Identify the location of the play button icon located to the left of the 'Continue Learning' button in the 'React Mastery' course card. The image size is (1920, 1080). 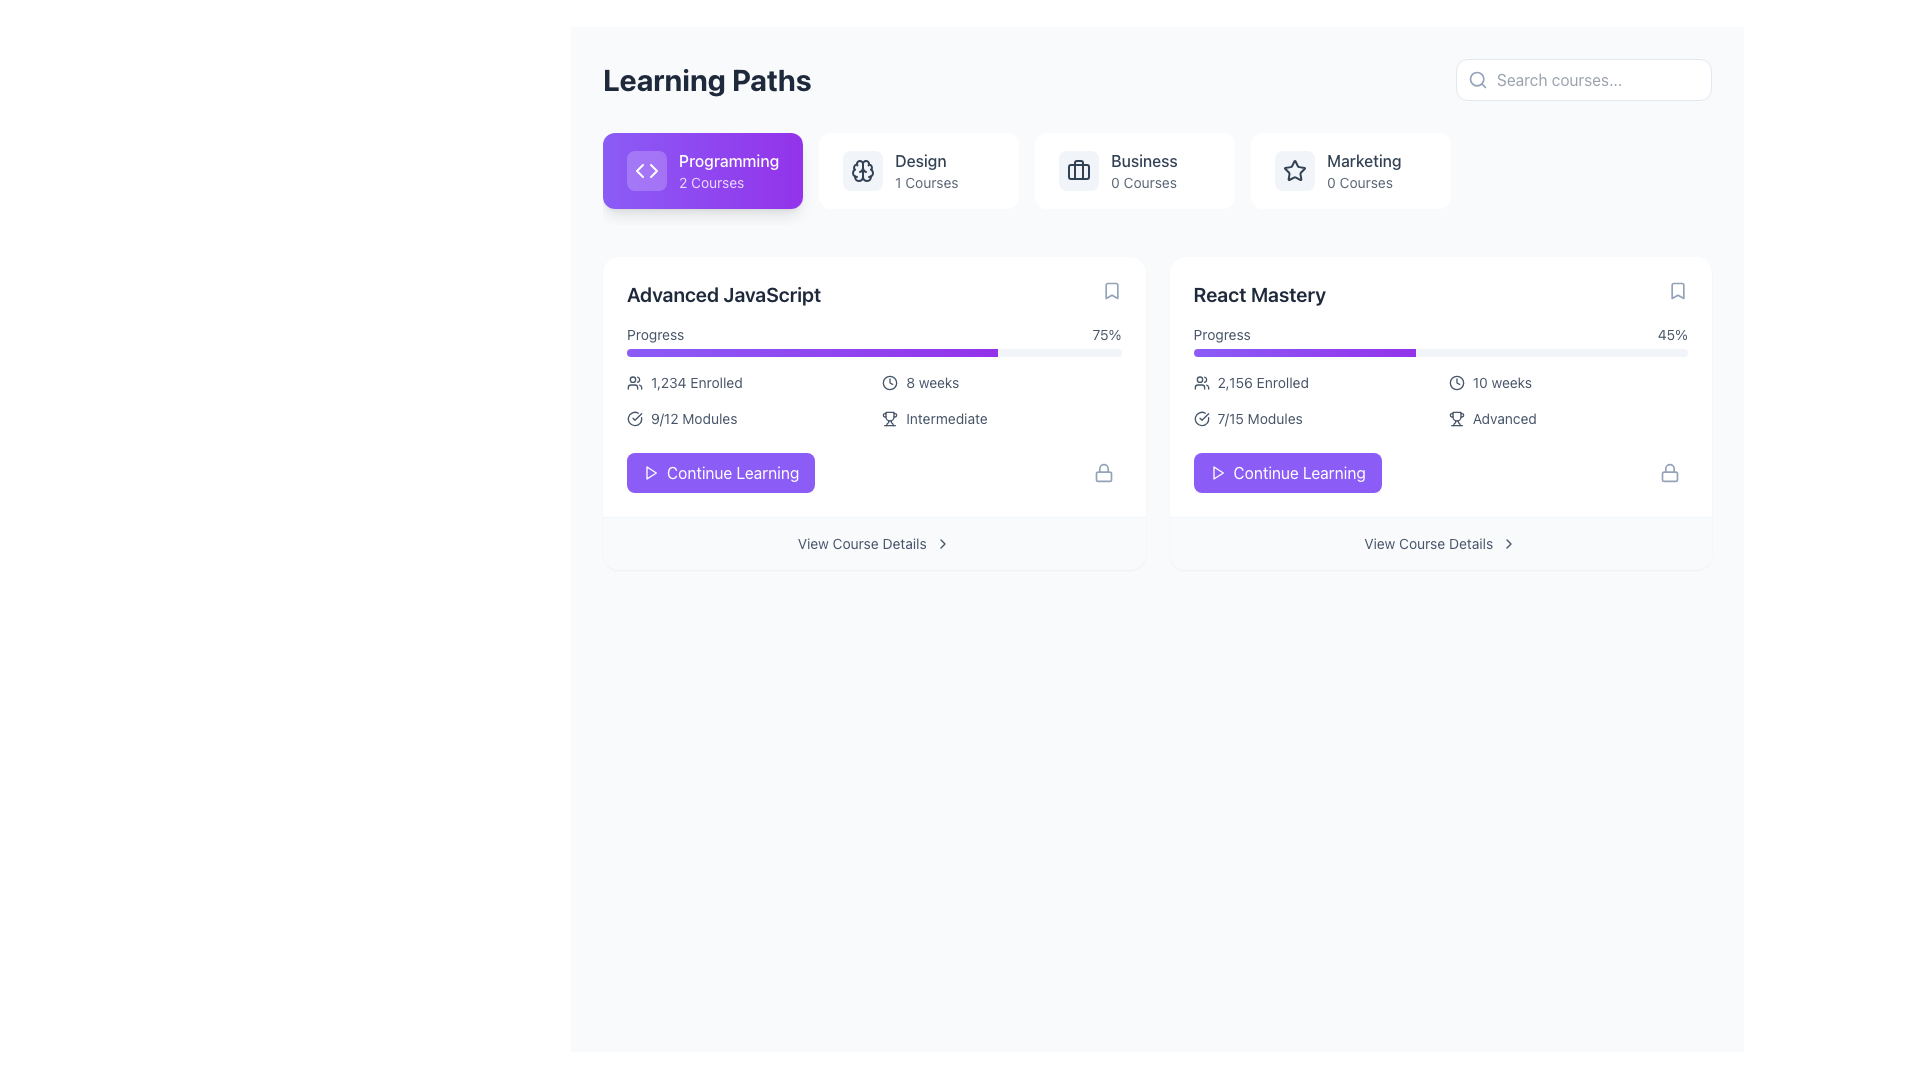
(1216, 473).